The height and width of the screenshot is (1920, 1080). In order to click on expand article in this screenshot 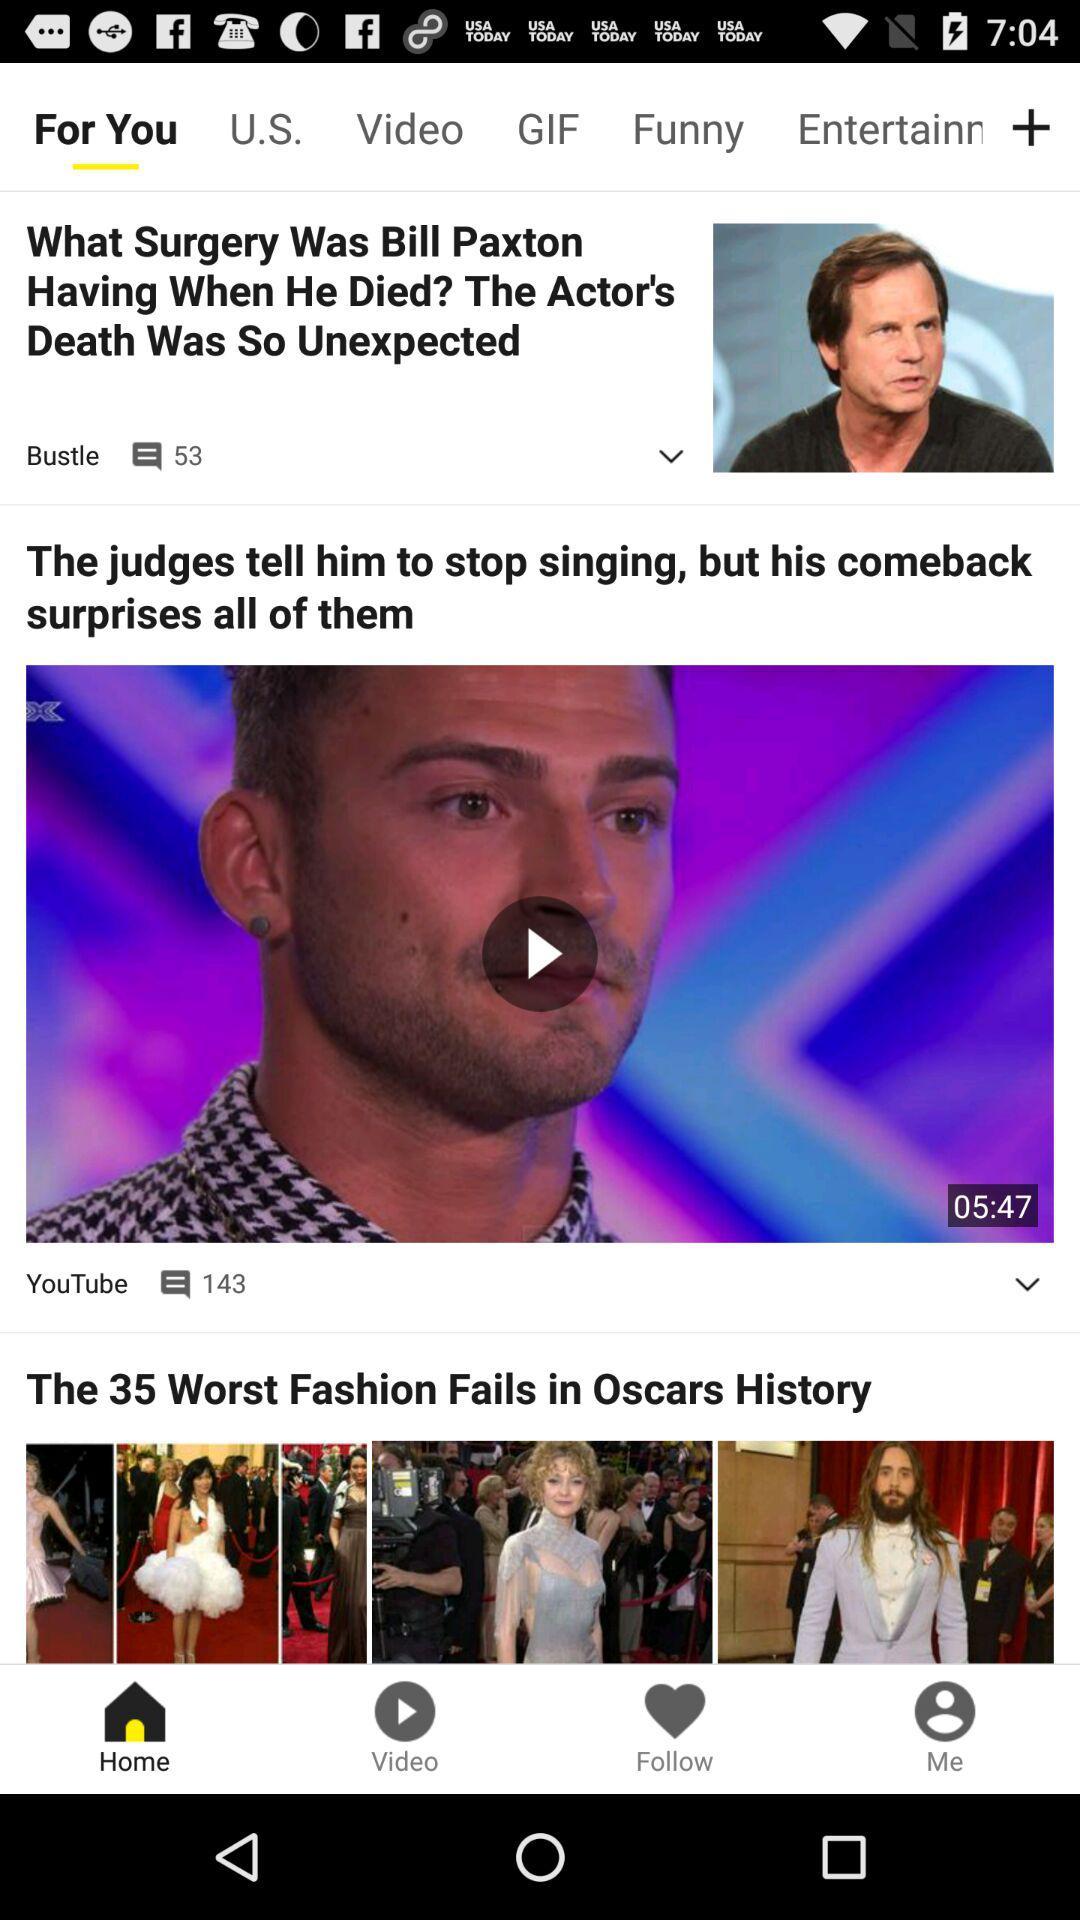, I will do `click(1027, 1284)`.